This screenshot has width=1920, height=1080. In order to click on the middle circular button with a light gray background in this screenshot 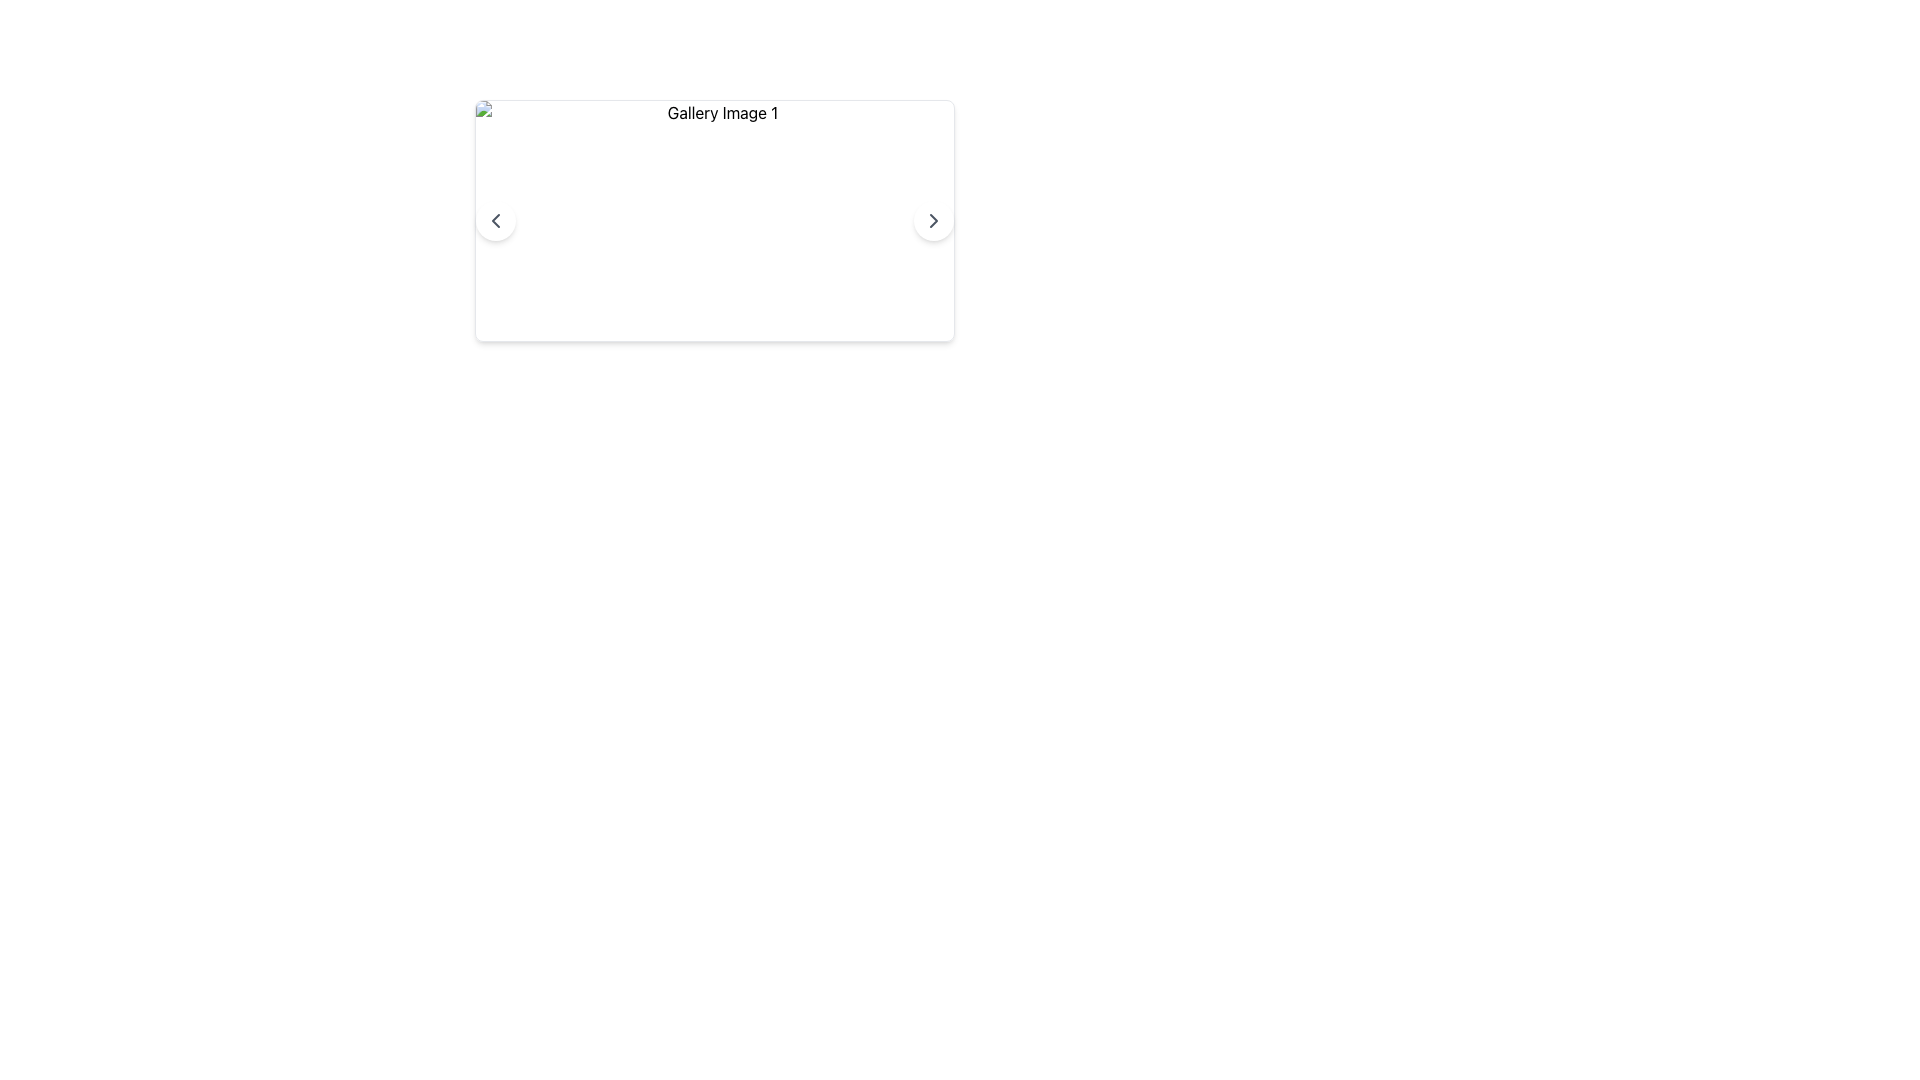, I will do `click(715, 358)`.